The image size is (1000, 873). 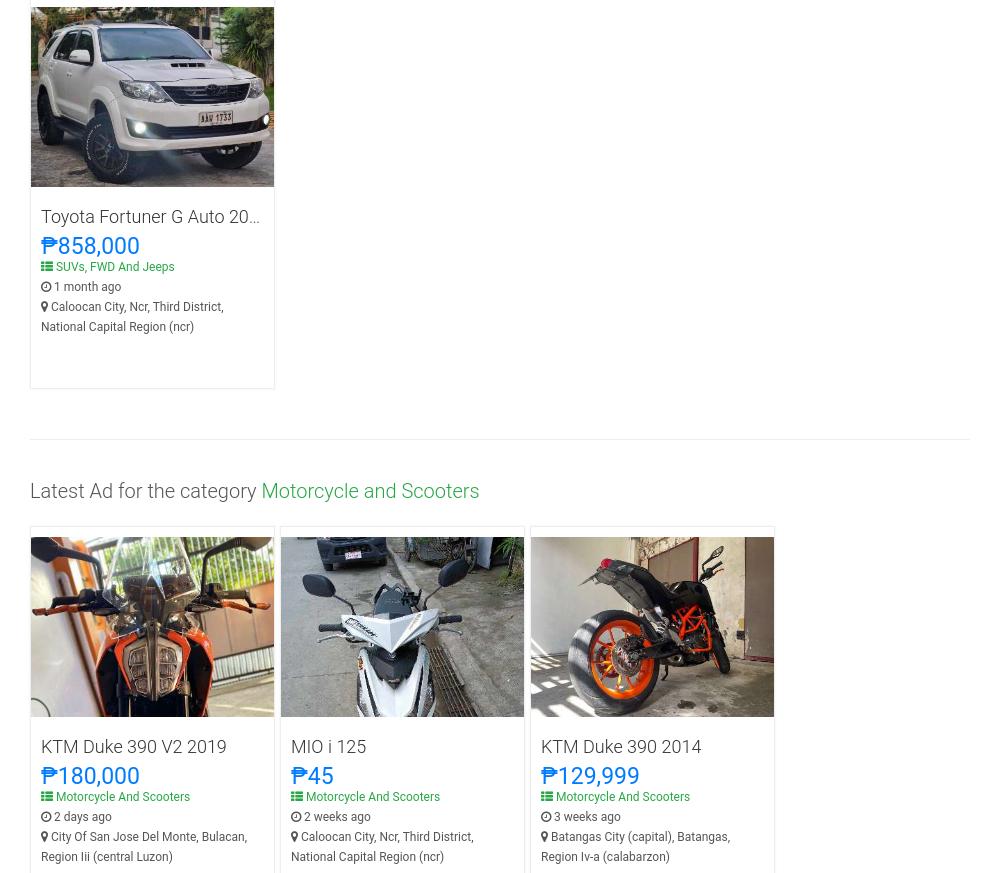 I want to click on 'KTM Duke 390 2014', so click(x=620, y=745).